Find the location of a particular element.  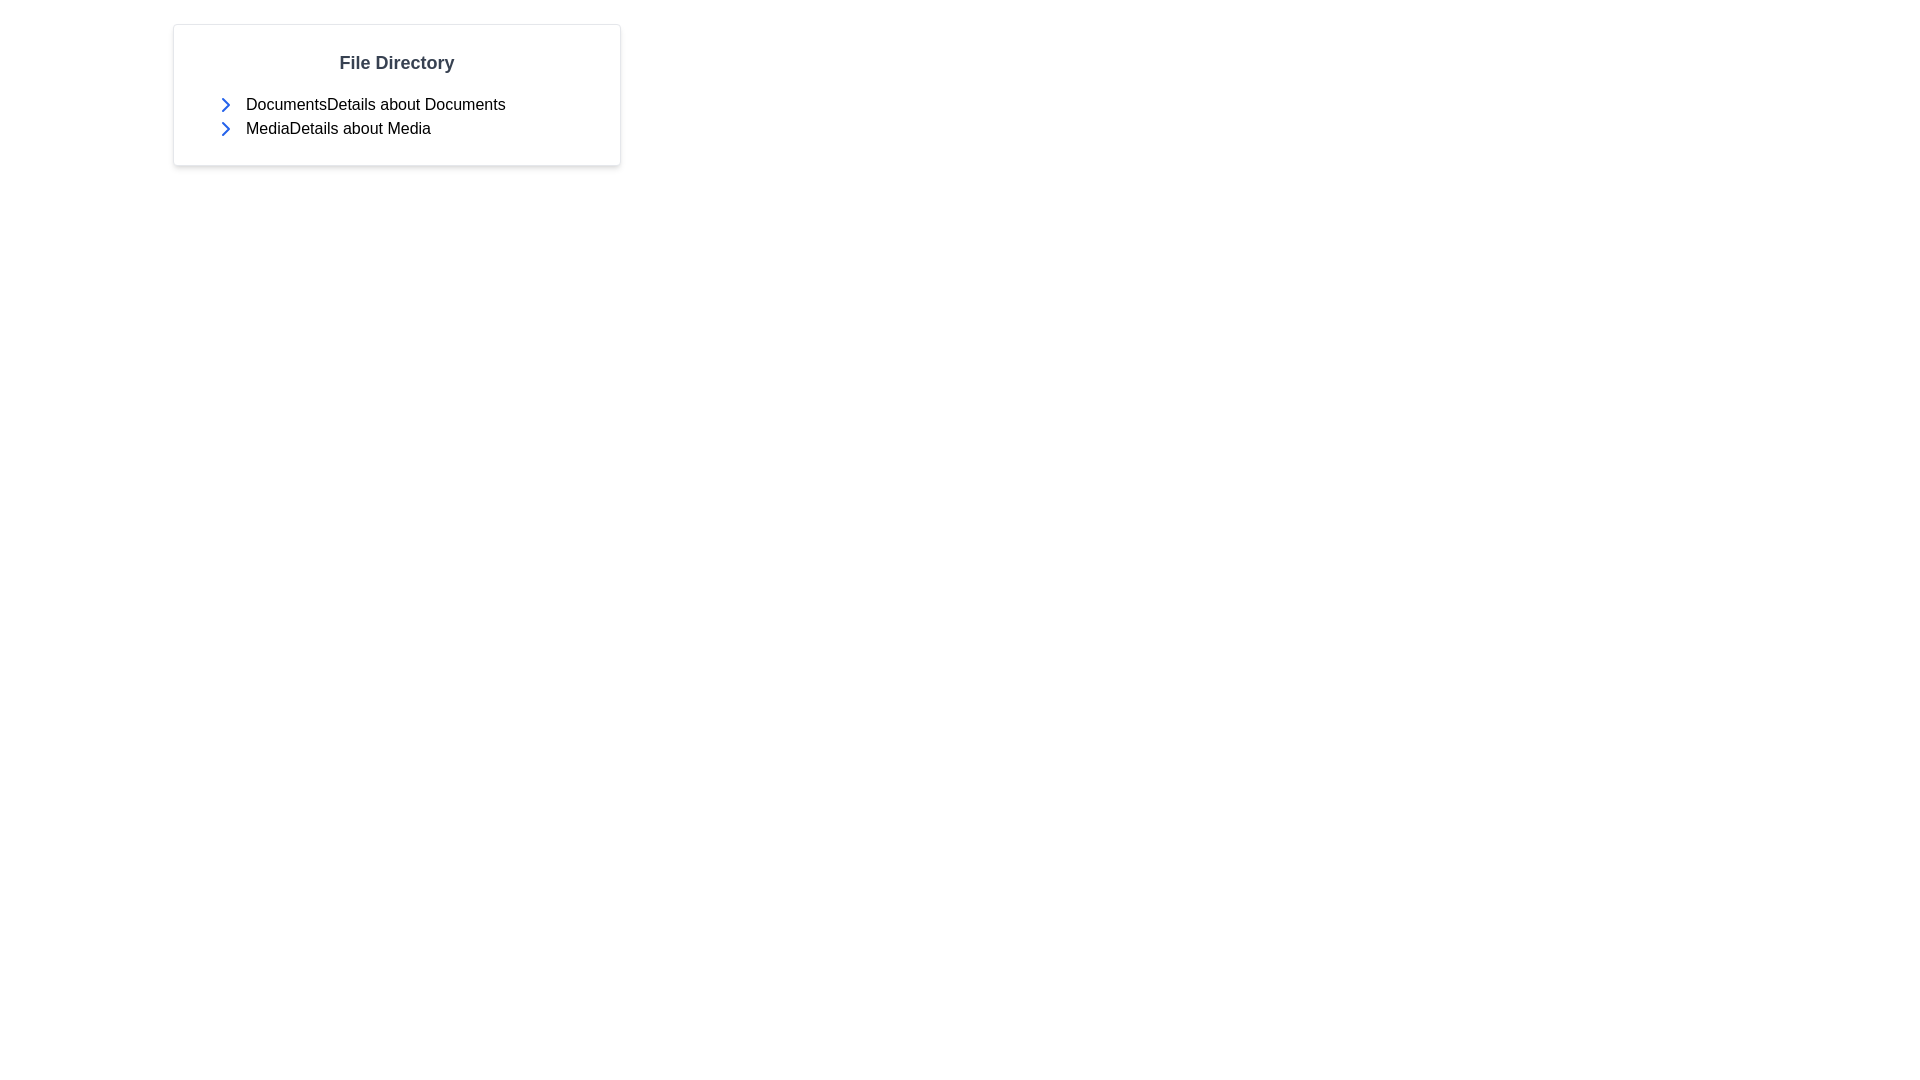

the chevron icon located next to the text 'MediaDetails about Media' is located at coordinates (225, 104).